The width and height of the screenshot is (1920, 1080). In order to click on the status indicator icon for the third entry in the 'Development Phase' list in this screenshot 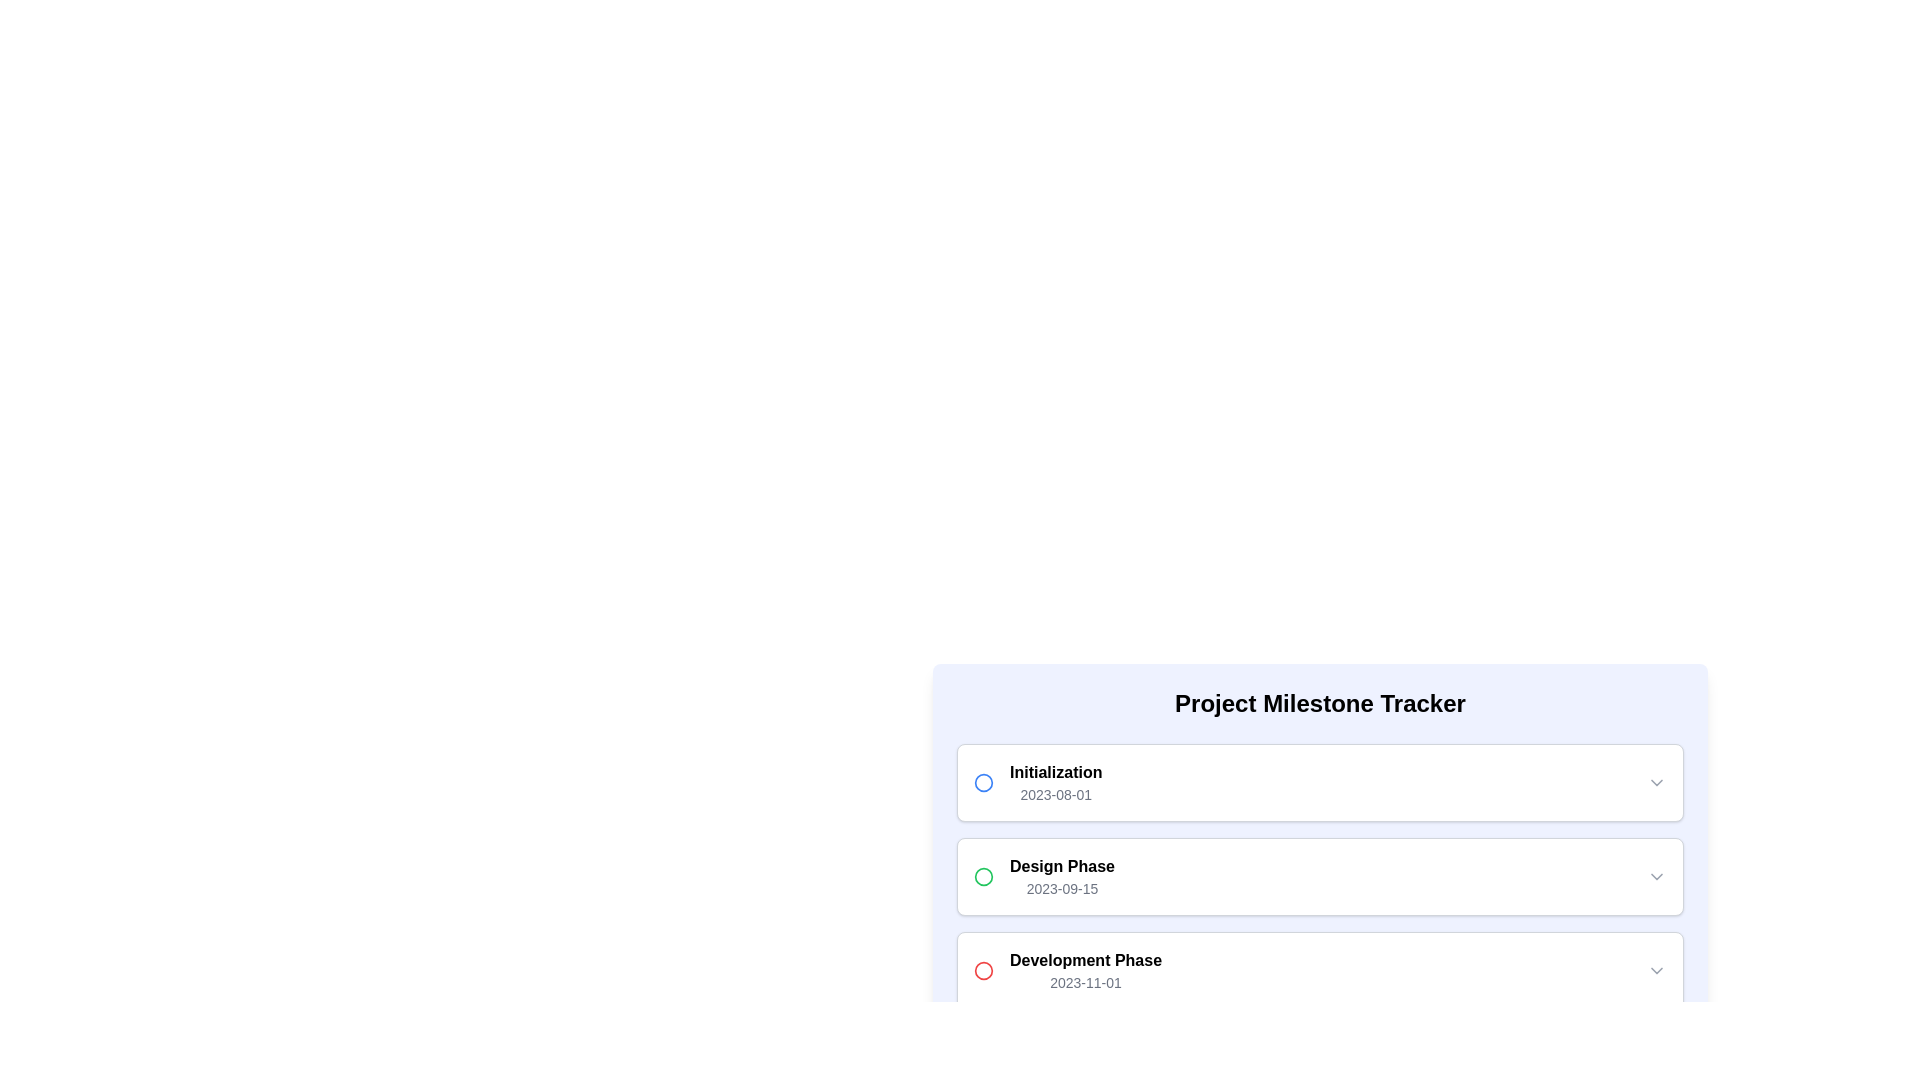, I will do `click(983, 970)`.